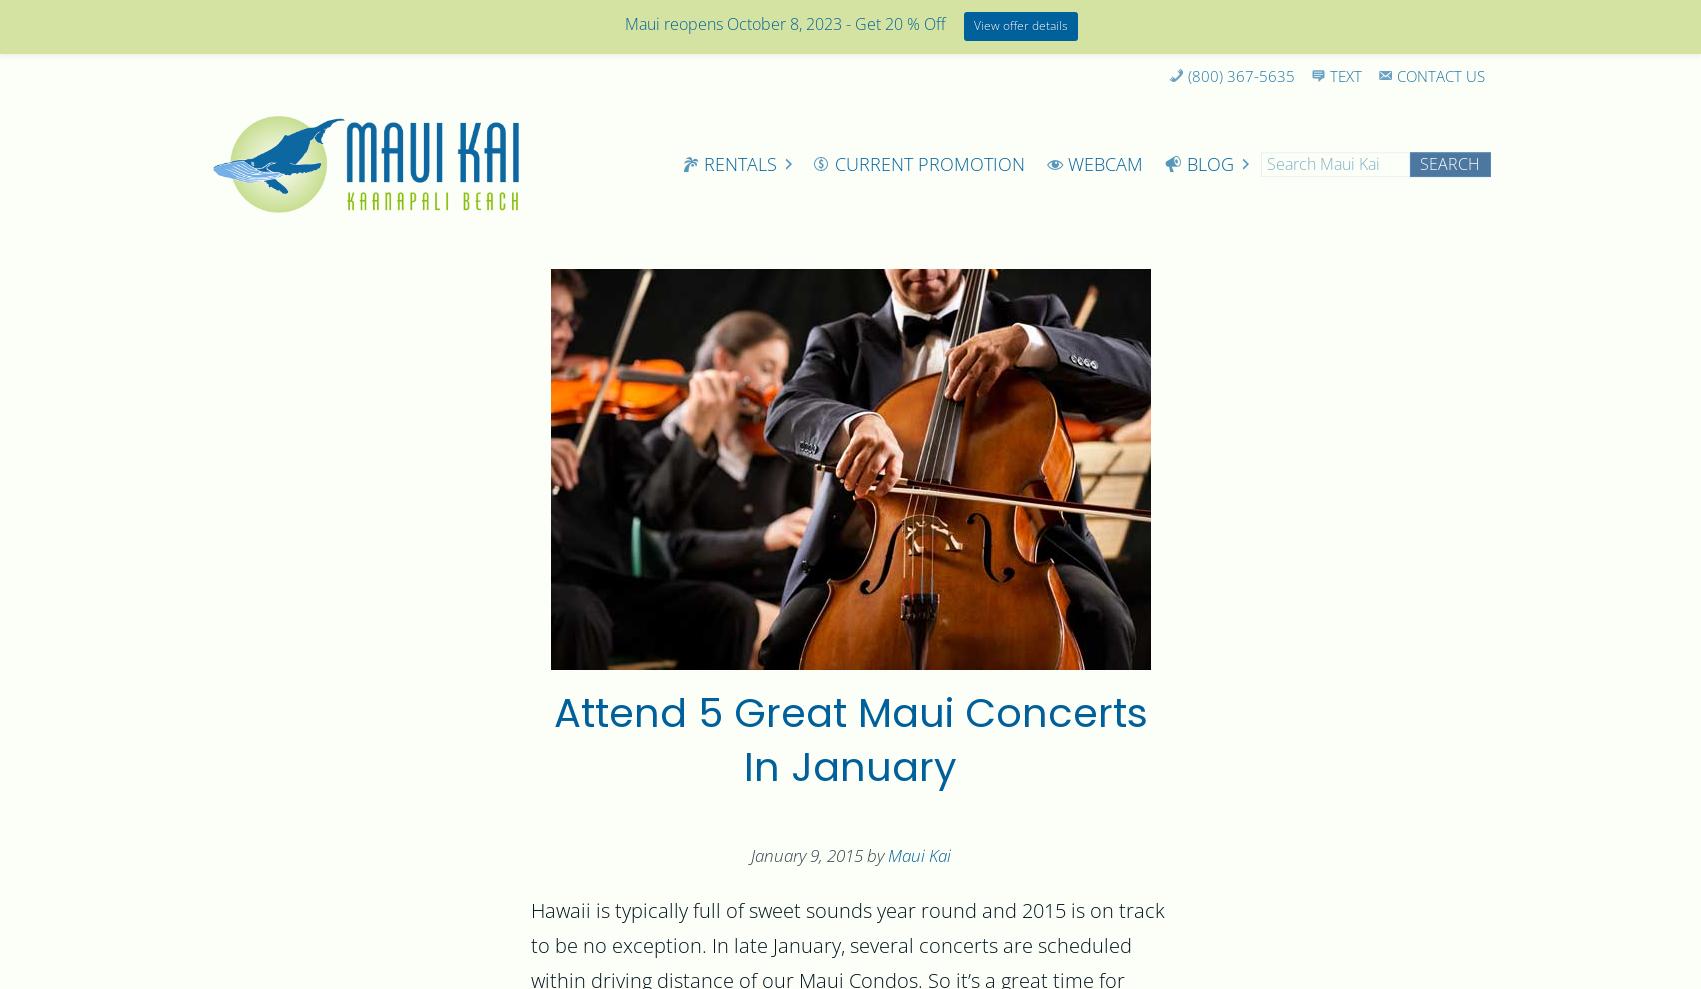 The image size is (1701, 989). I want to click on 'Text', so click(1343, 74).